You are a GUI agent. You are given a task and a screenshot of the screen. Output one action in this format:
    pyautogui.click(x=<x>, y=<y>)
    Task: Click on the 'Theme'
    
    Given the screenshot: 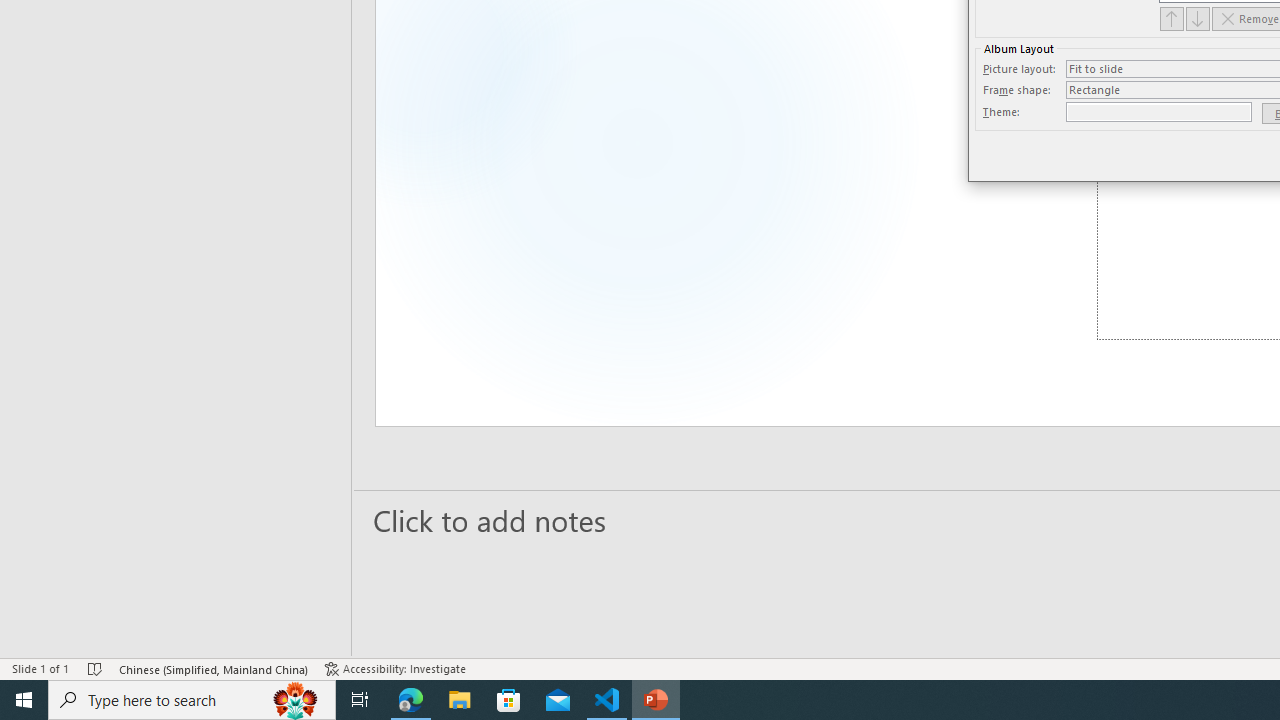 What is the action you would take?
    pyautogui.click(x=1159, y=111)
    